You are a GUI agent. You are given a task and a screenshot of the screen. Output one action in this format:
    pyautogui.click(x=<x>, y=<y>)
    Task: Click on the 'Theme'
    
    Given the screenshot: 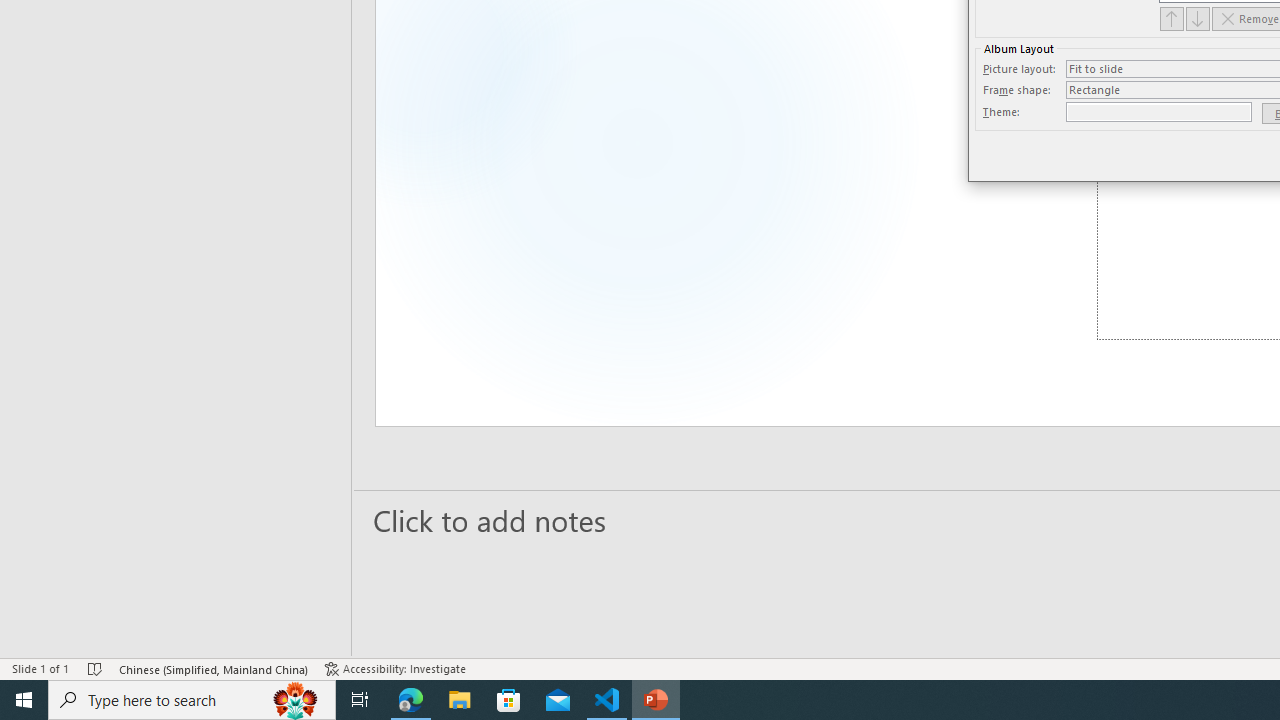 What is the action you would take?
    pyautogui.click(x=1159, y=111)
    